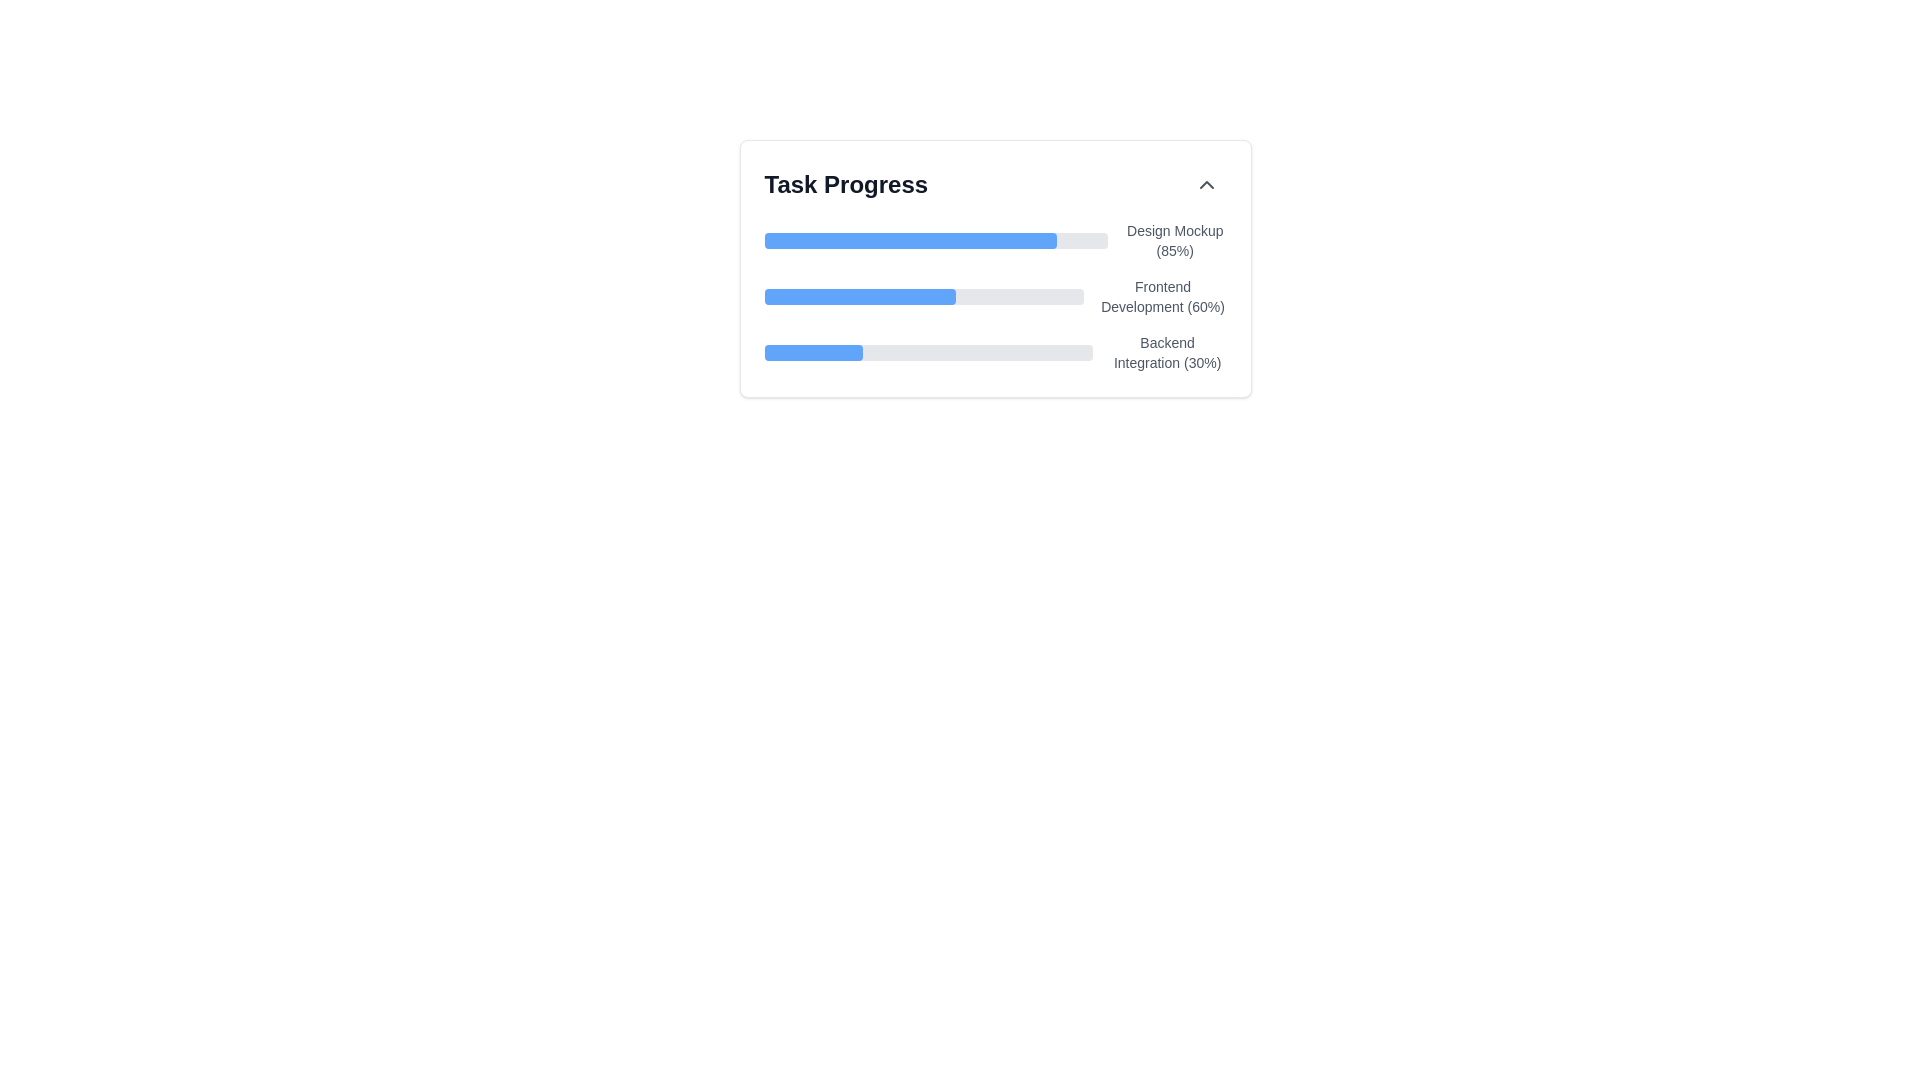 This screenshot has height=1080, width=1920. I want to click on the progress bar indicating 'Frontend Development (60%)', which is the second progress bar in the list and is positioned between 'Design Mockup (85%)' above and 'Backend Integration (30%)' below, so click(923, 297).